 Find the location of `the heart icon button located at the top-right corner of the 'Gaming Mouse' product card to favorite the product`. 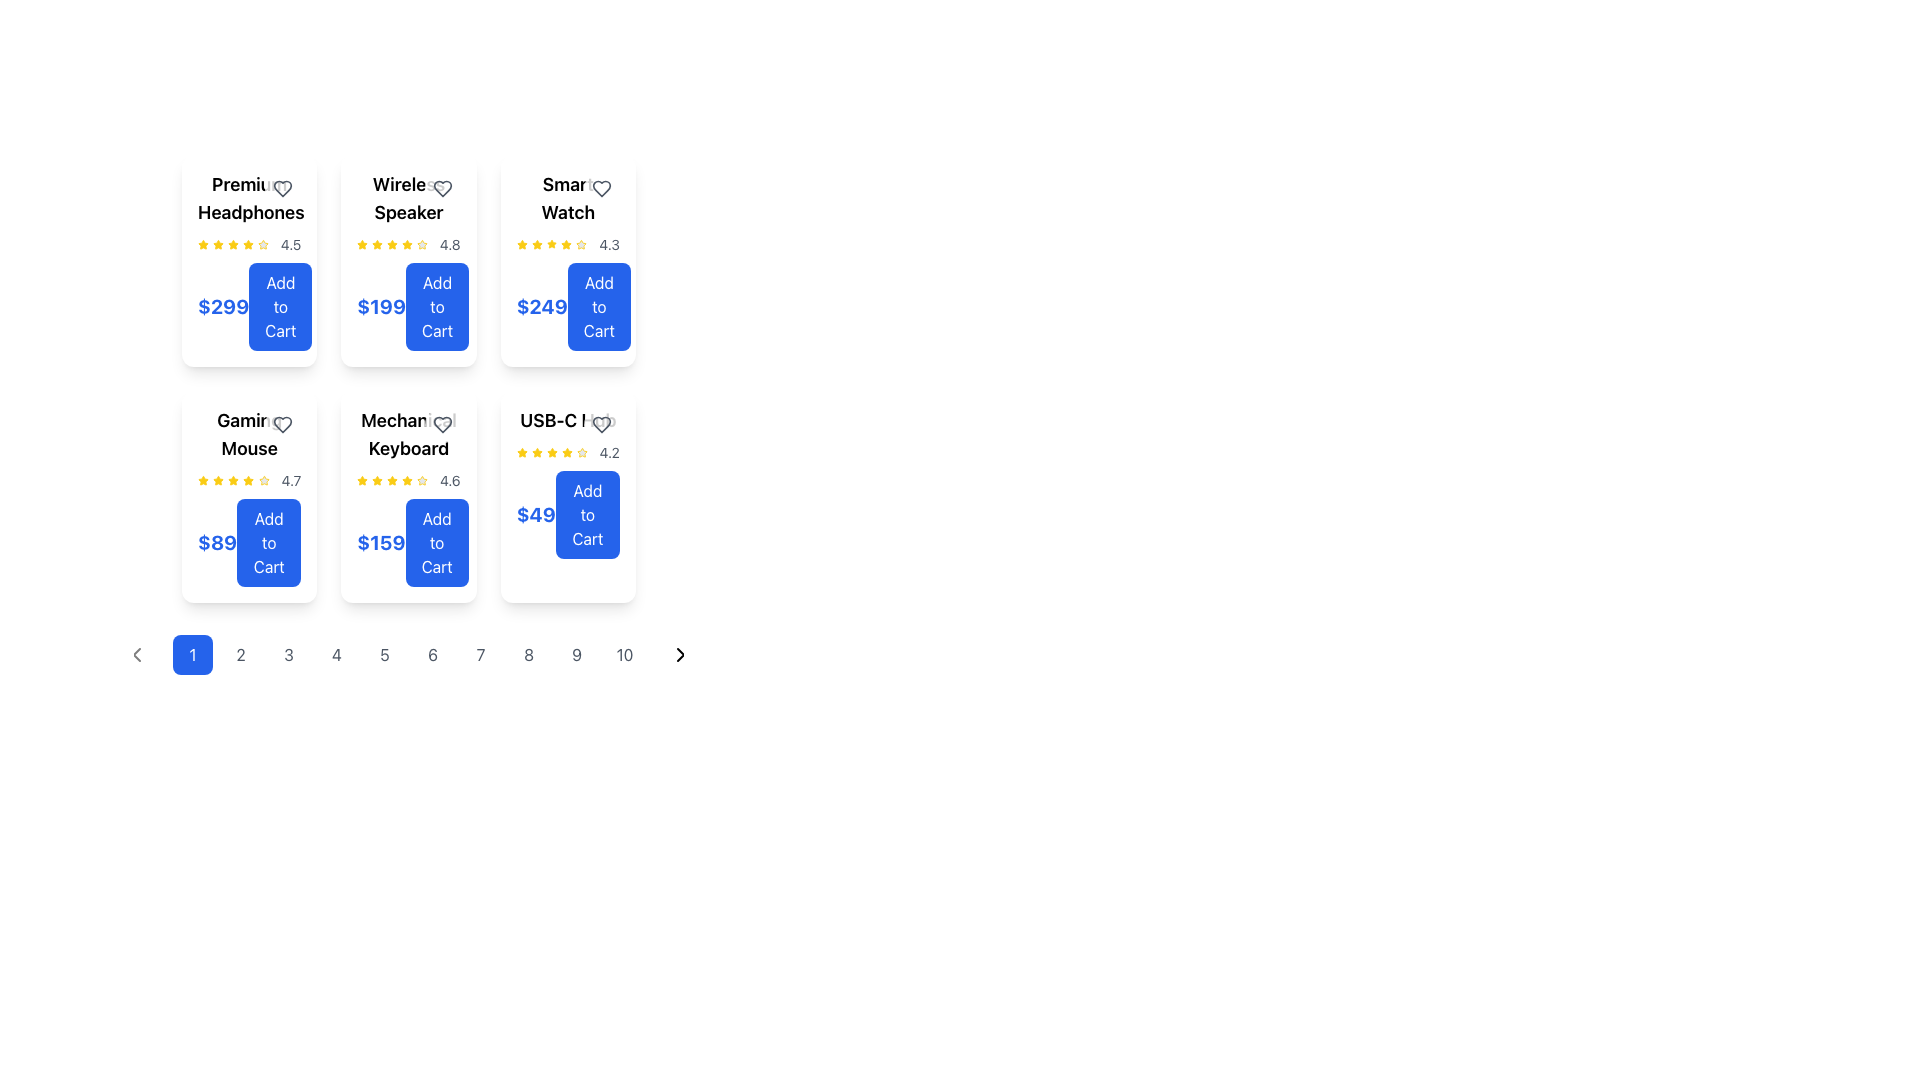

the heart icon button located at the top-right corner of the 'Gaming Mouse' product card to favorite the product is located at coordinates (282, 423).